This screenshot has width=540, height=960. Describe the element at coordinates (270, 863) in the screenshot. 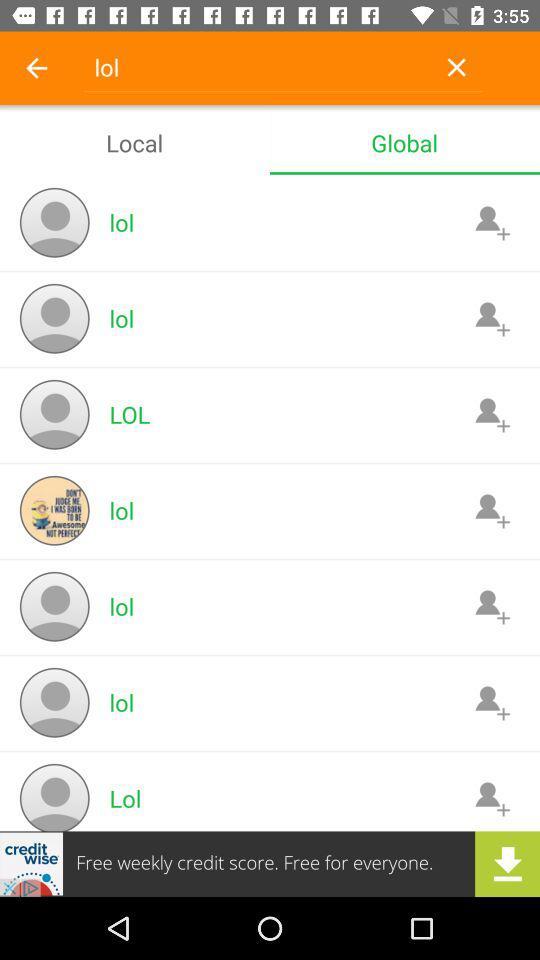

I see `load advert` at that location.